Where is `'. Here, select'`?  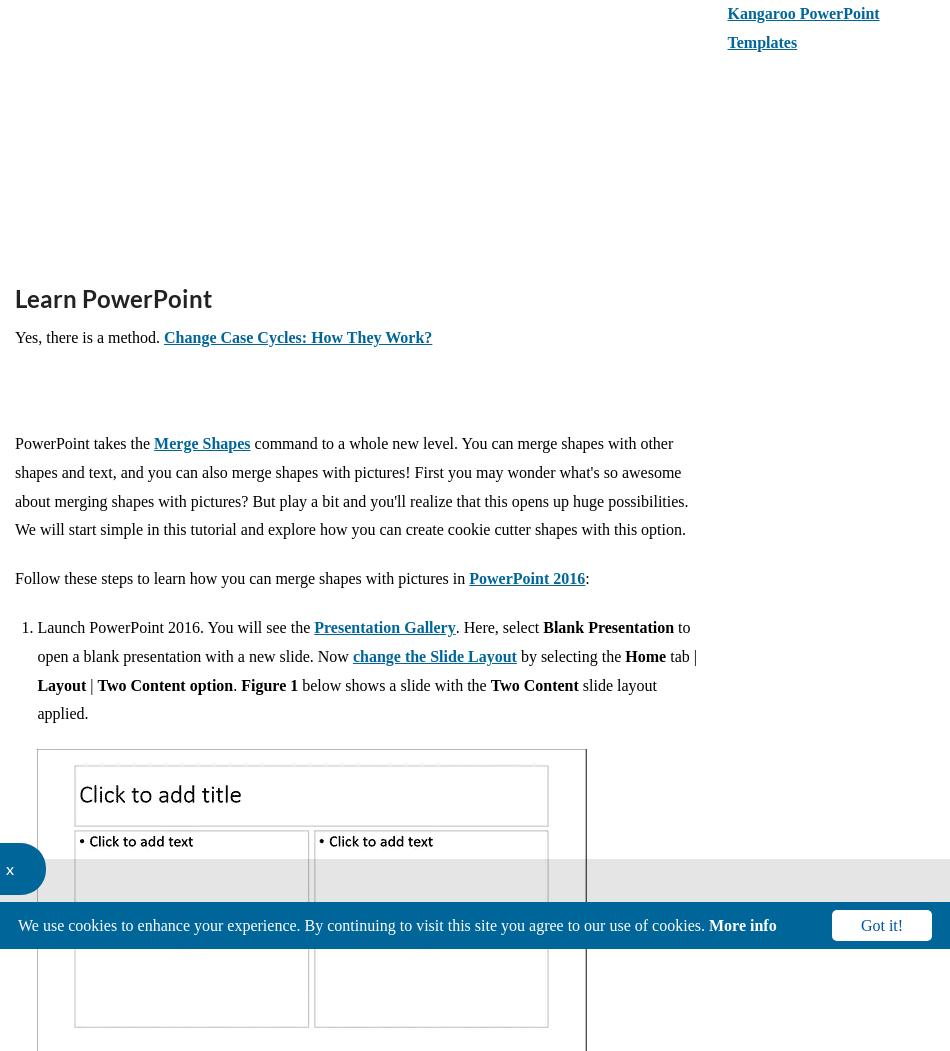
'. Here, select' is located at coordinates (499, 625).